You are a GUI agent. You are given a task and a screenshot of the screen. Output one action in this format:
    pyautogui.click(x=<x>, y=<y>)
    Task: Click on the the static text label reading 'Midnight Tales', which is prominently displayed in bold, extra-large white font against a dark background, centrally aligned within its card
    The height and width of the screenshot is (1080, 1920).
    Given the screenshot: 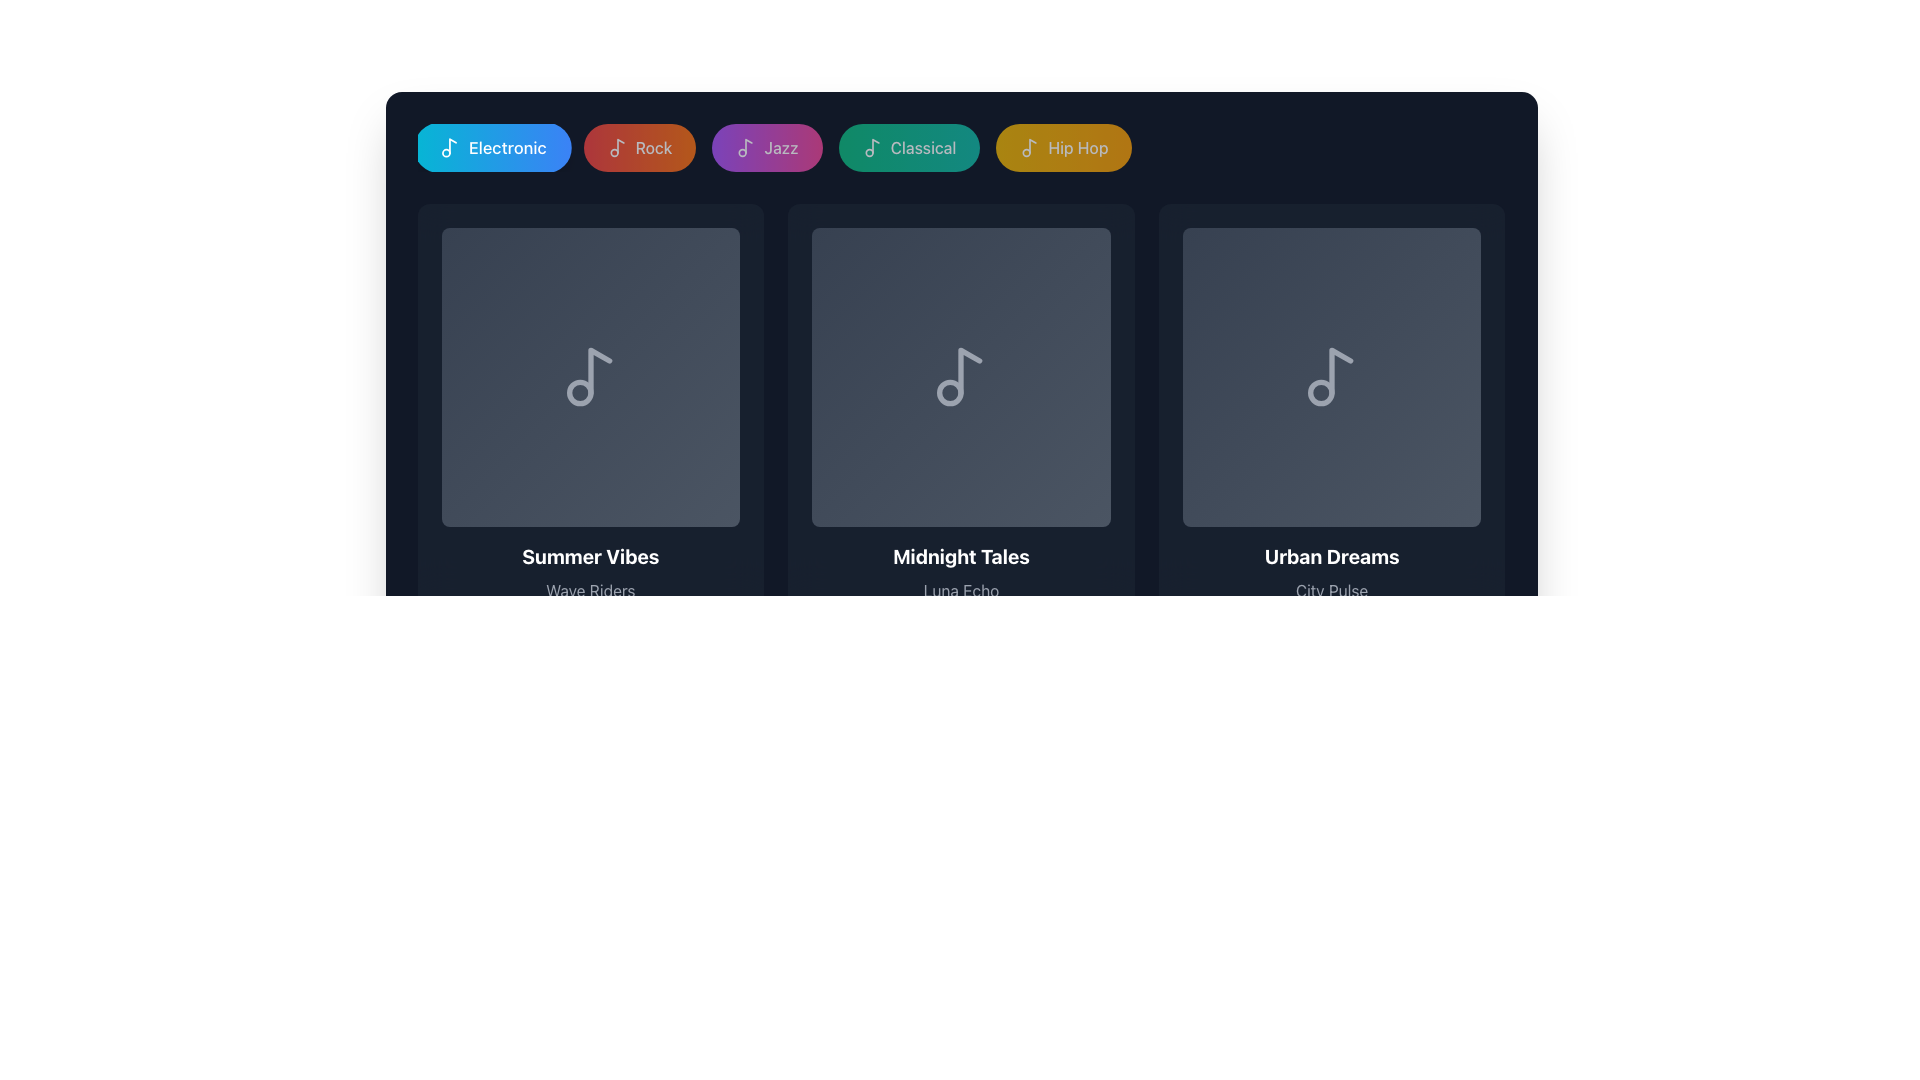 What is the action you would take?
    pyautogui.click(x=961, y=556)
    